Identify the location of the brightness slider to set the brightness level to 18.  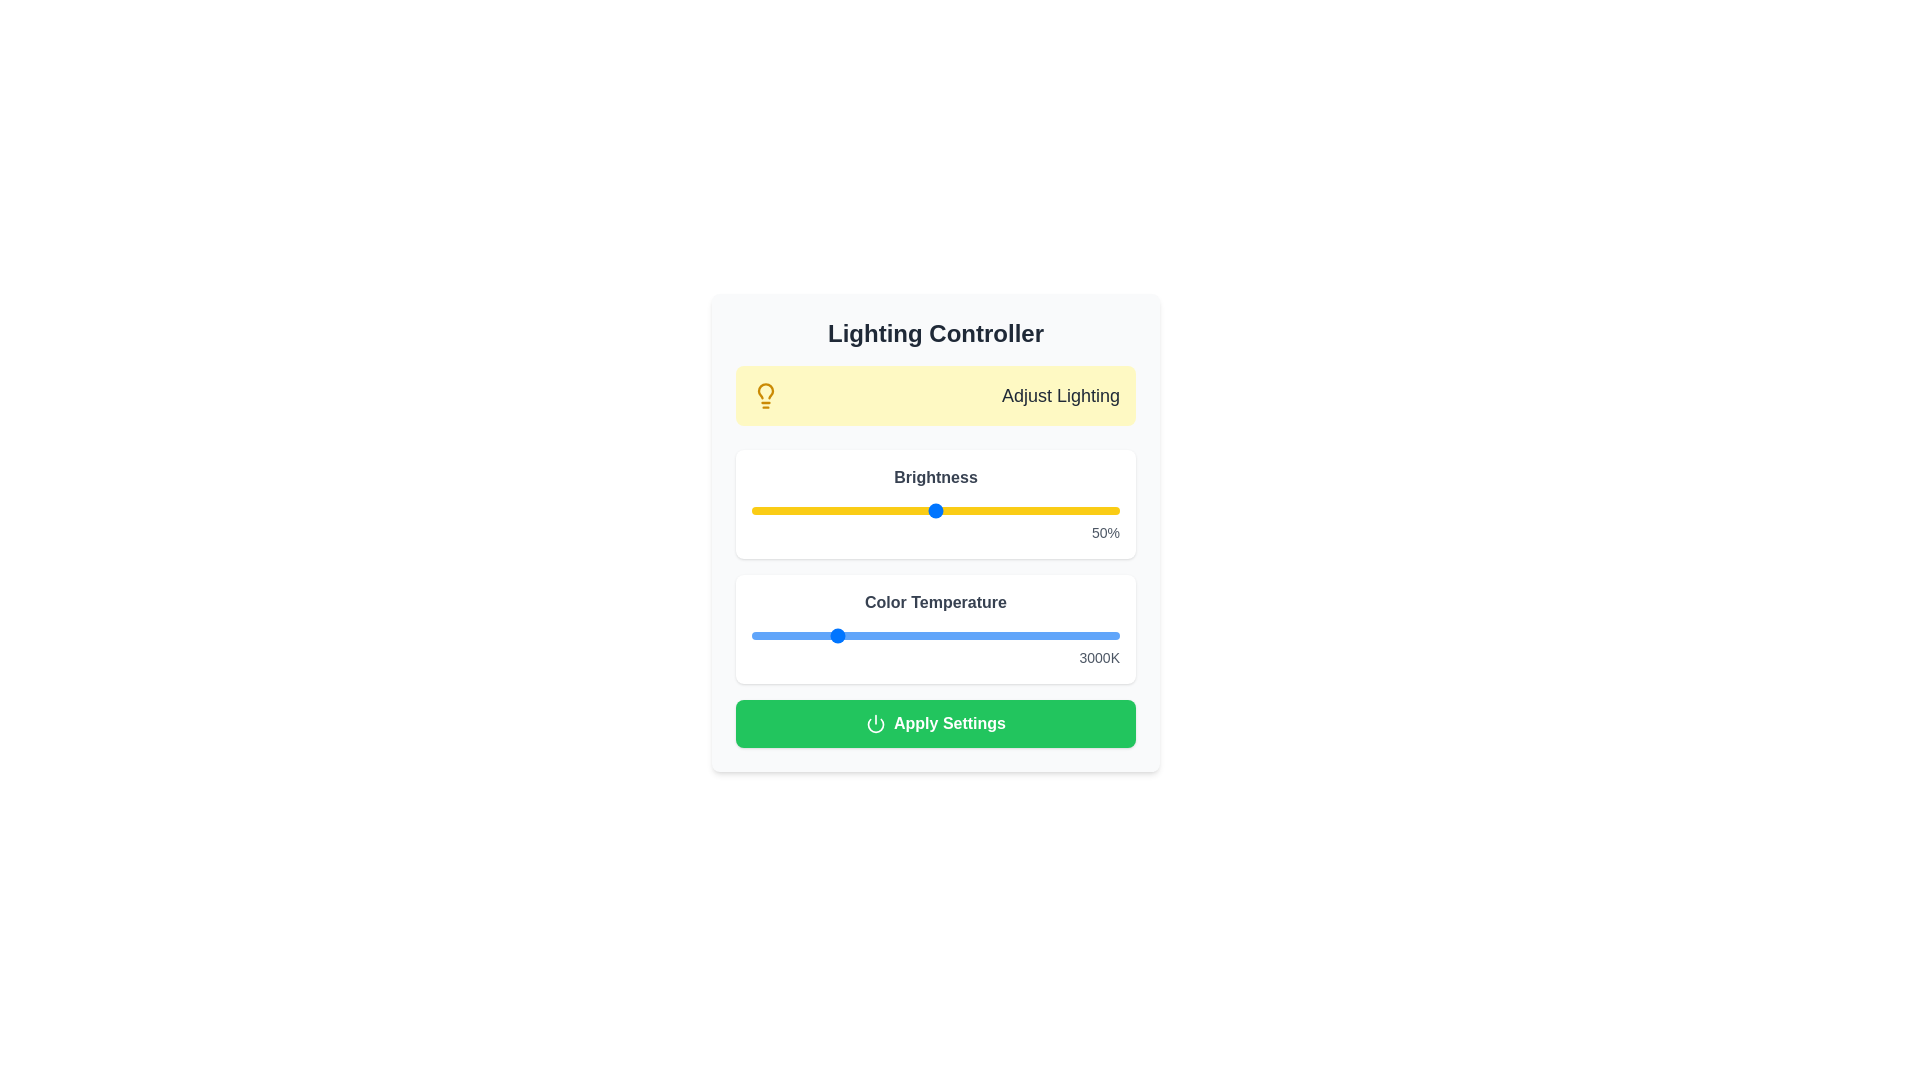
(818, 509).